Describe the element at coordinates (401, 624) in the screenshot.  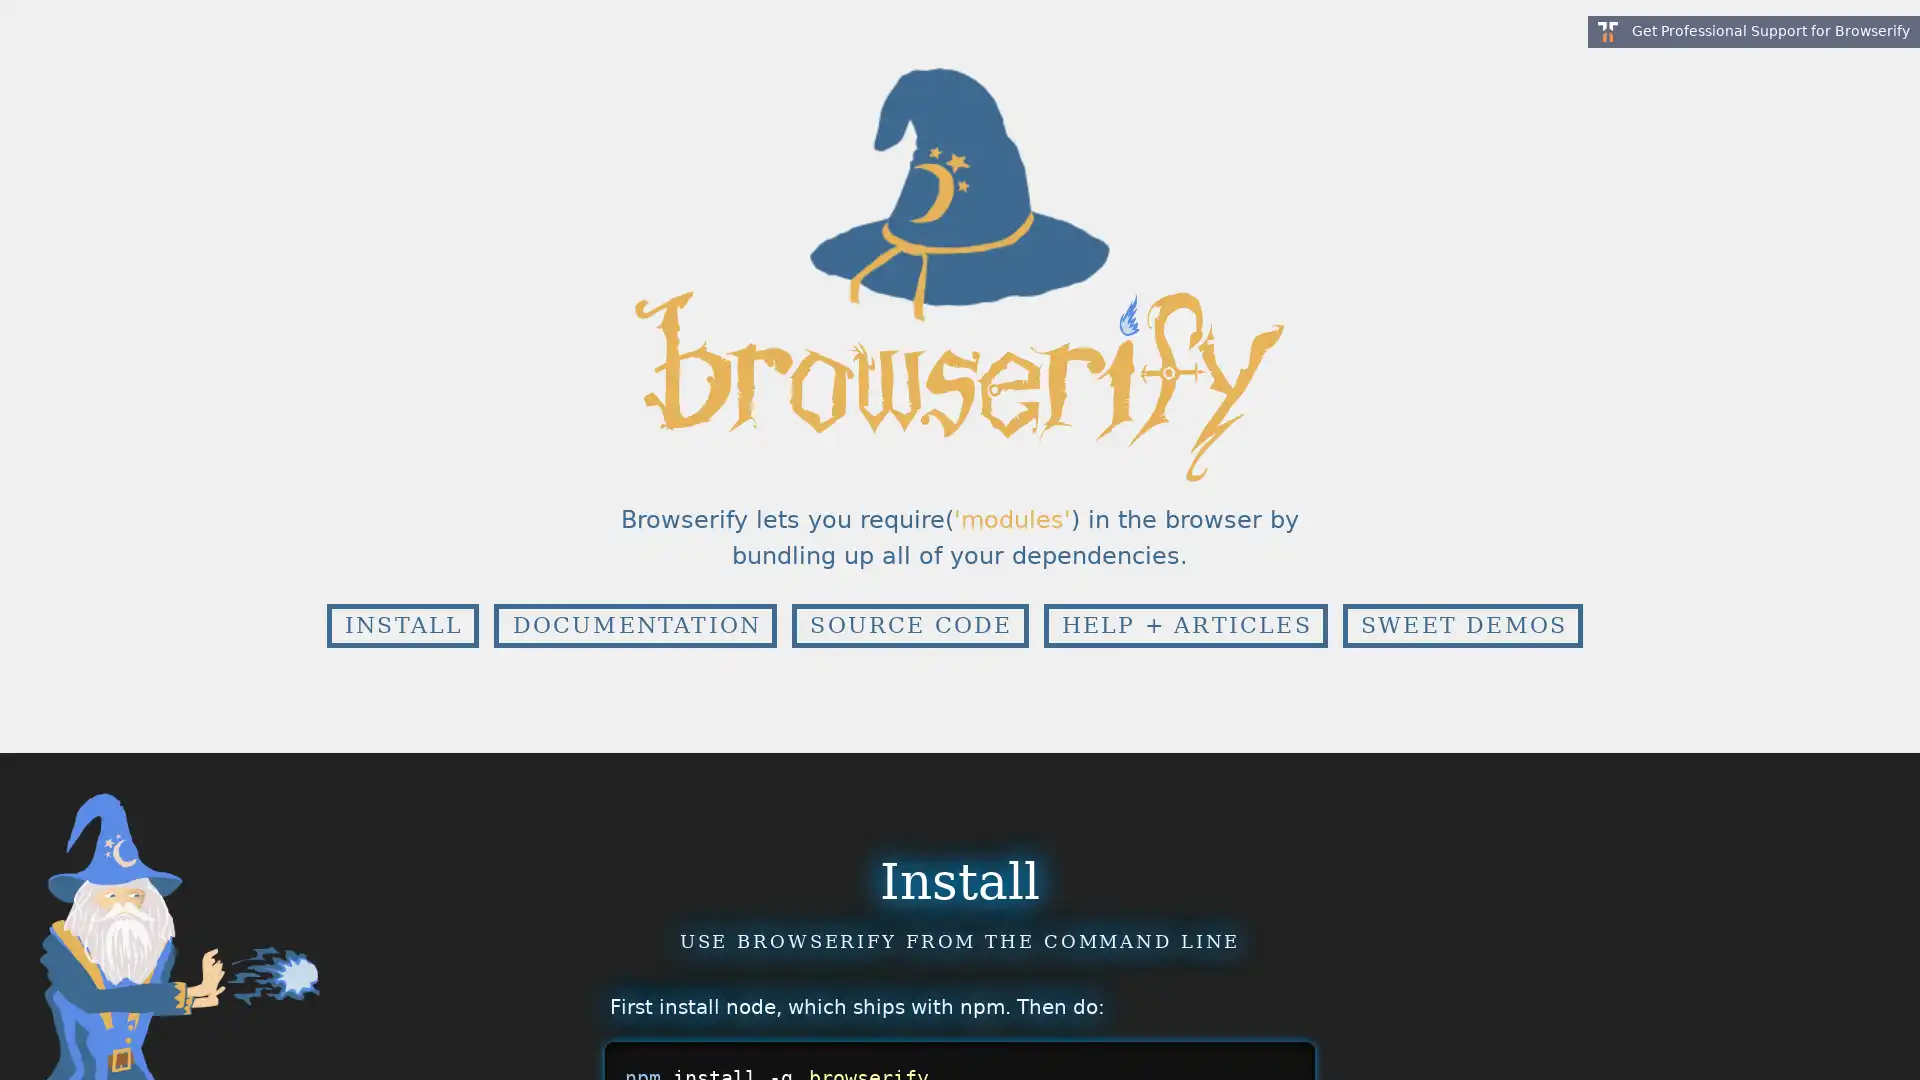
I see `INSTALL` at that location.